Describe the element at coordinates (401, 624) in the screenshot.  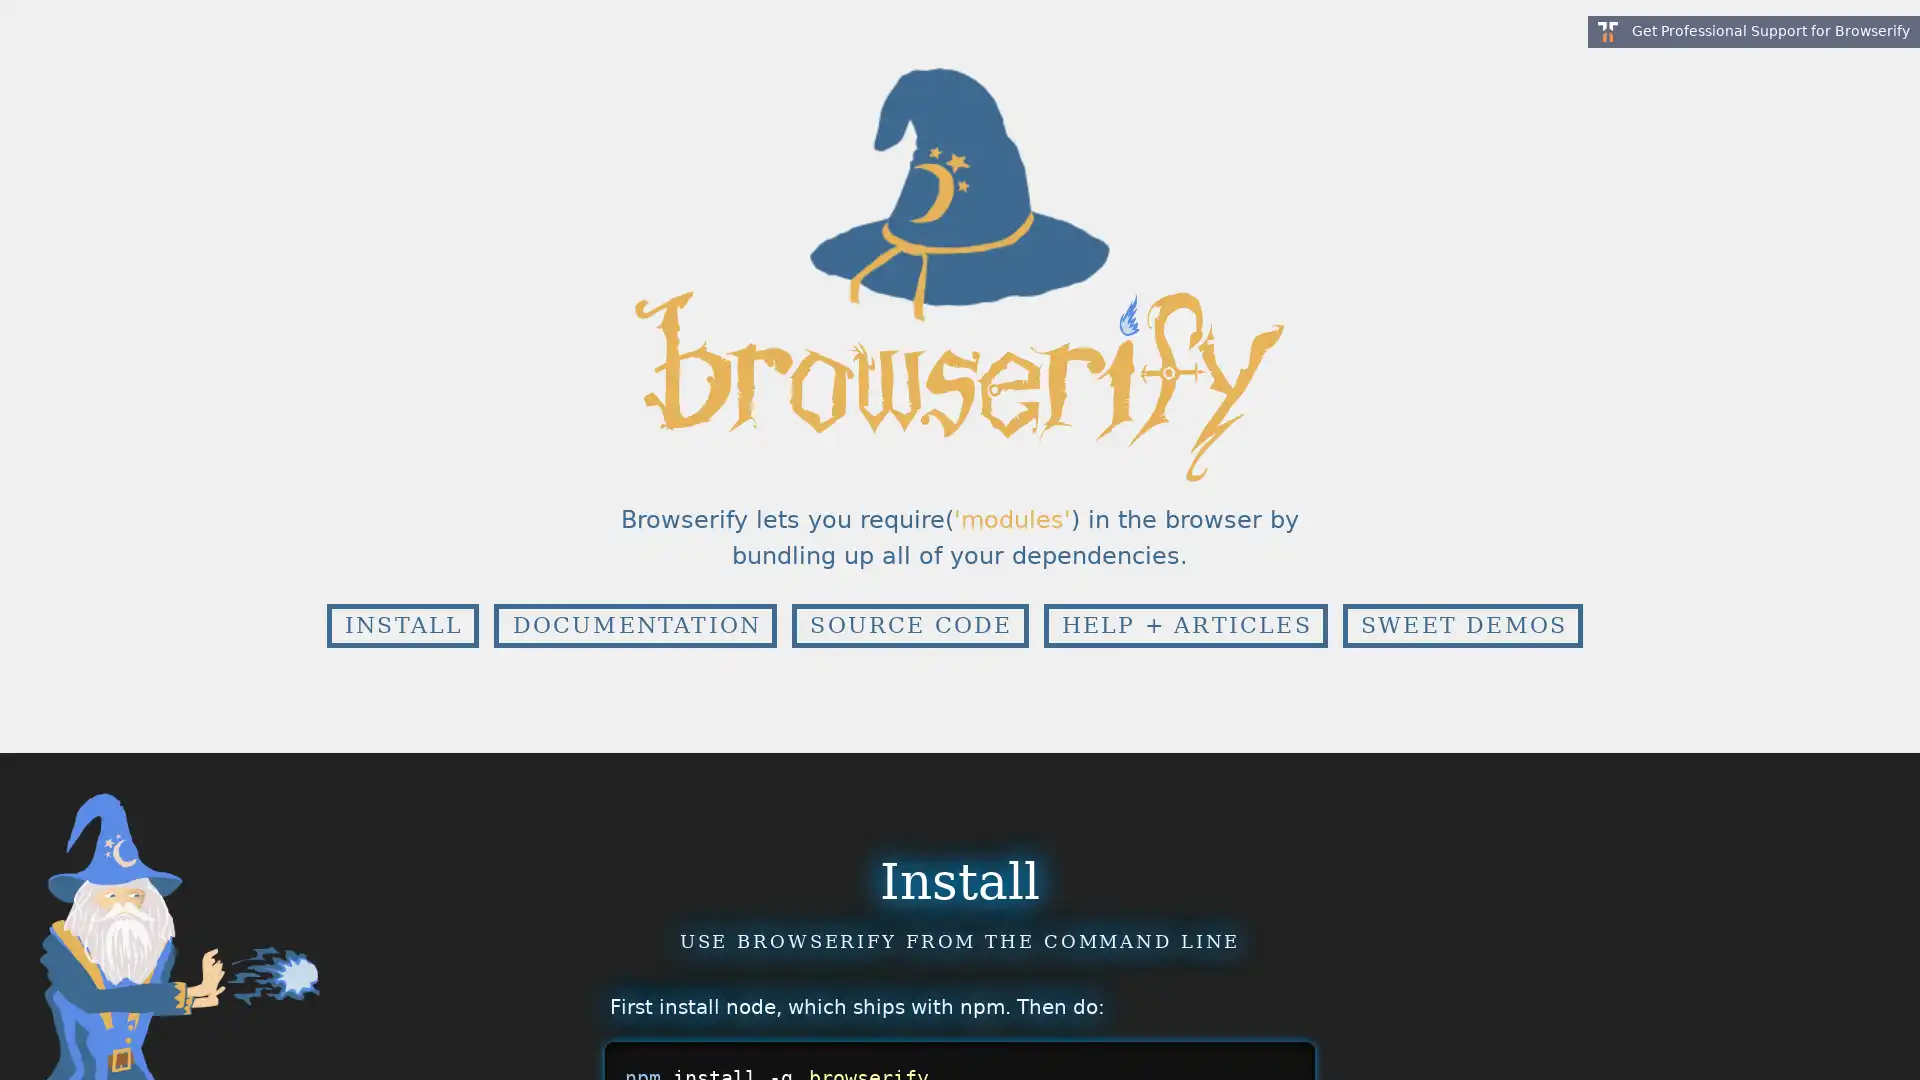
I see `INSTALL` at that location.